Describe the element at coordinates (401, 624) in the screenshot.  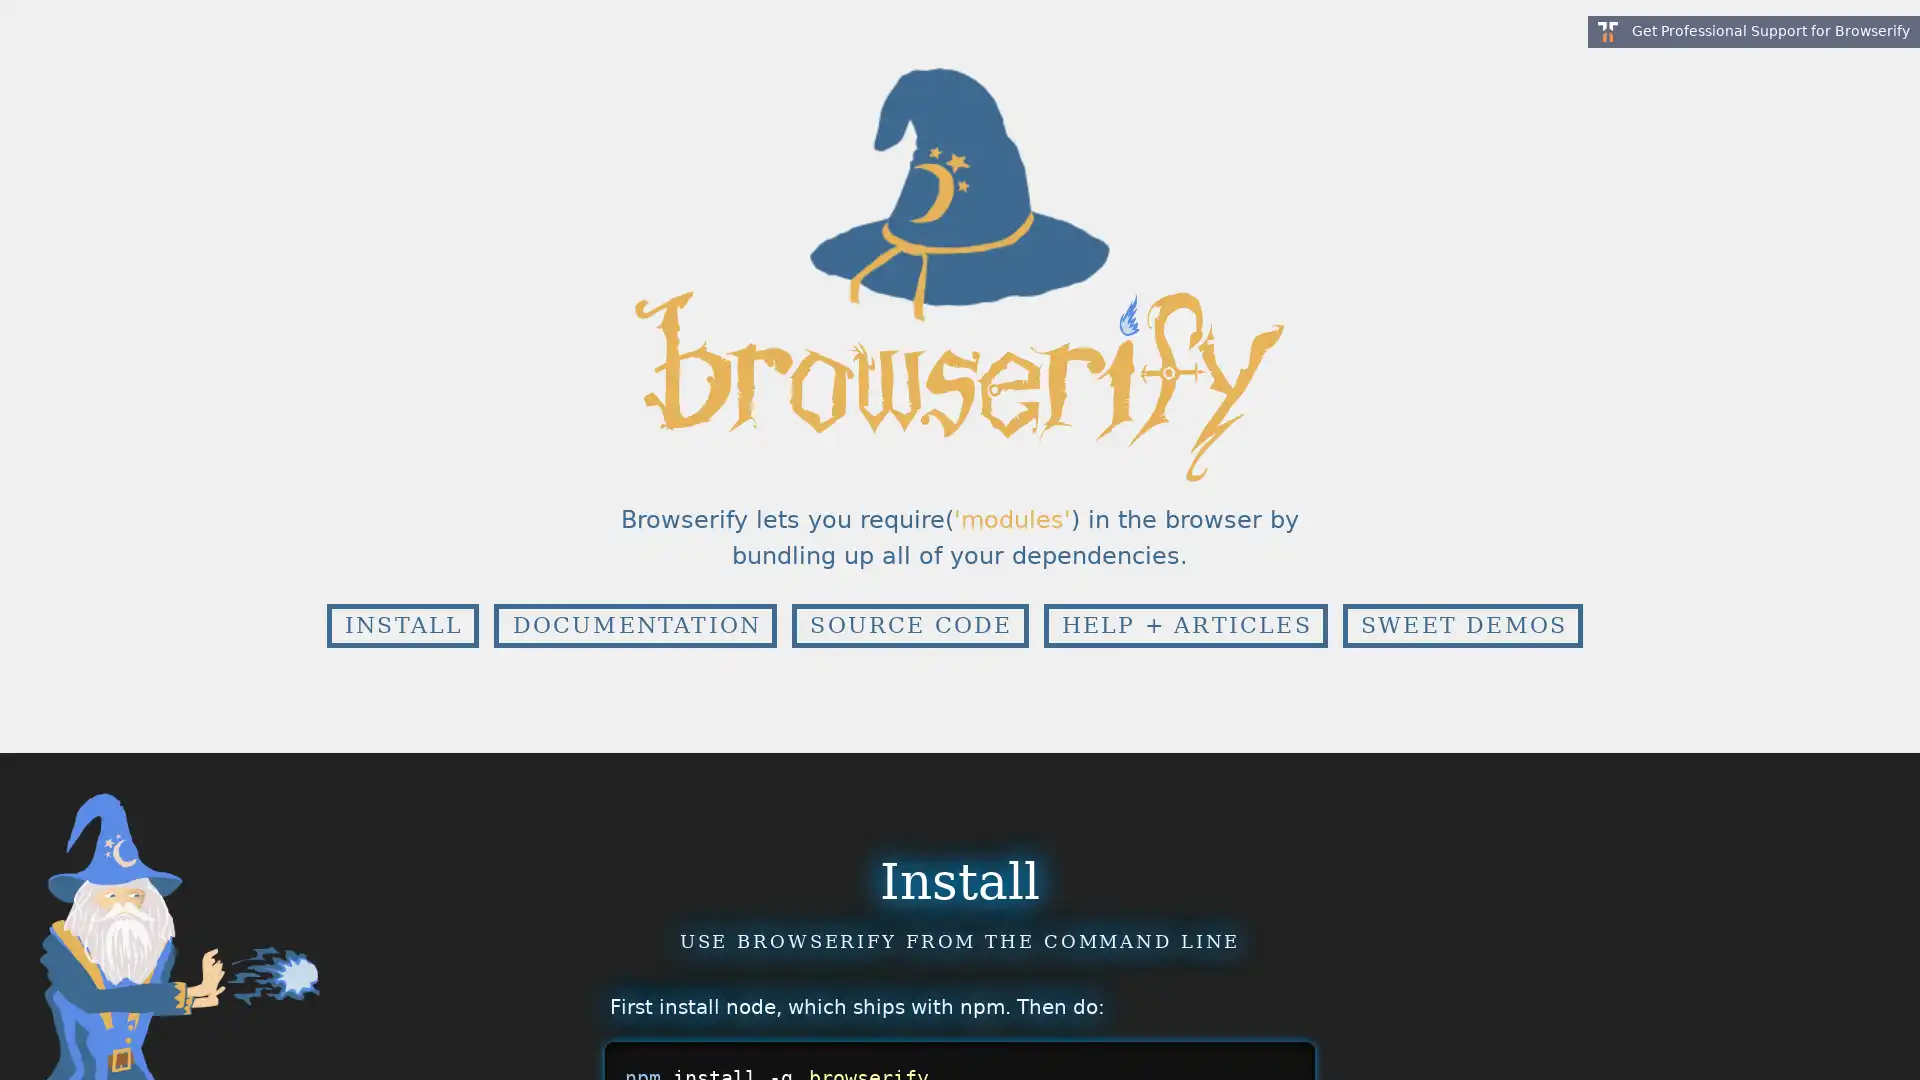
I see `INSTALL` at that location.